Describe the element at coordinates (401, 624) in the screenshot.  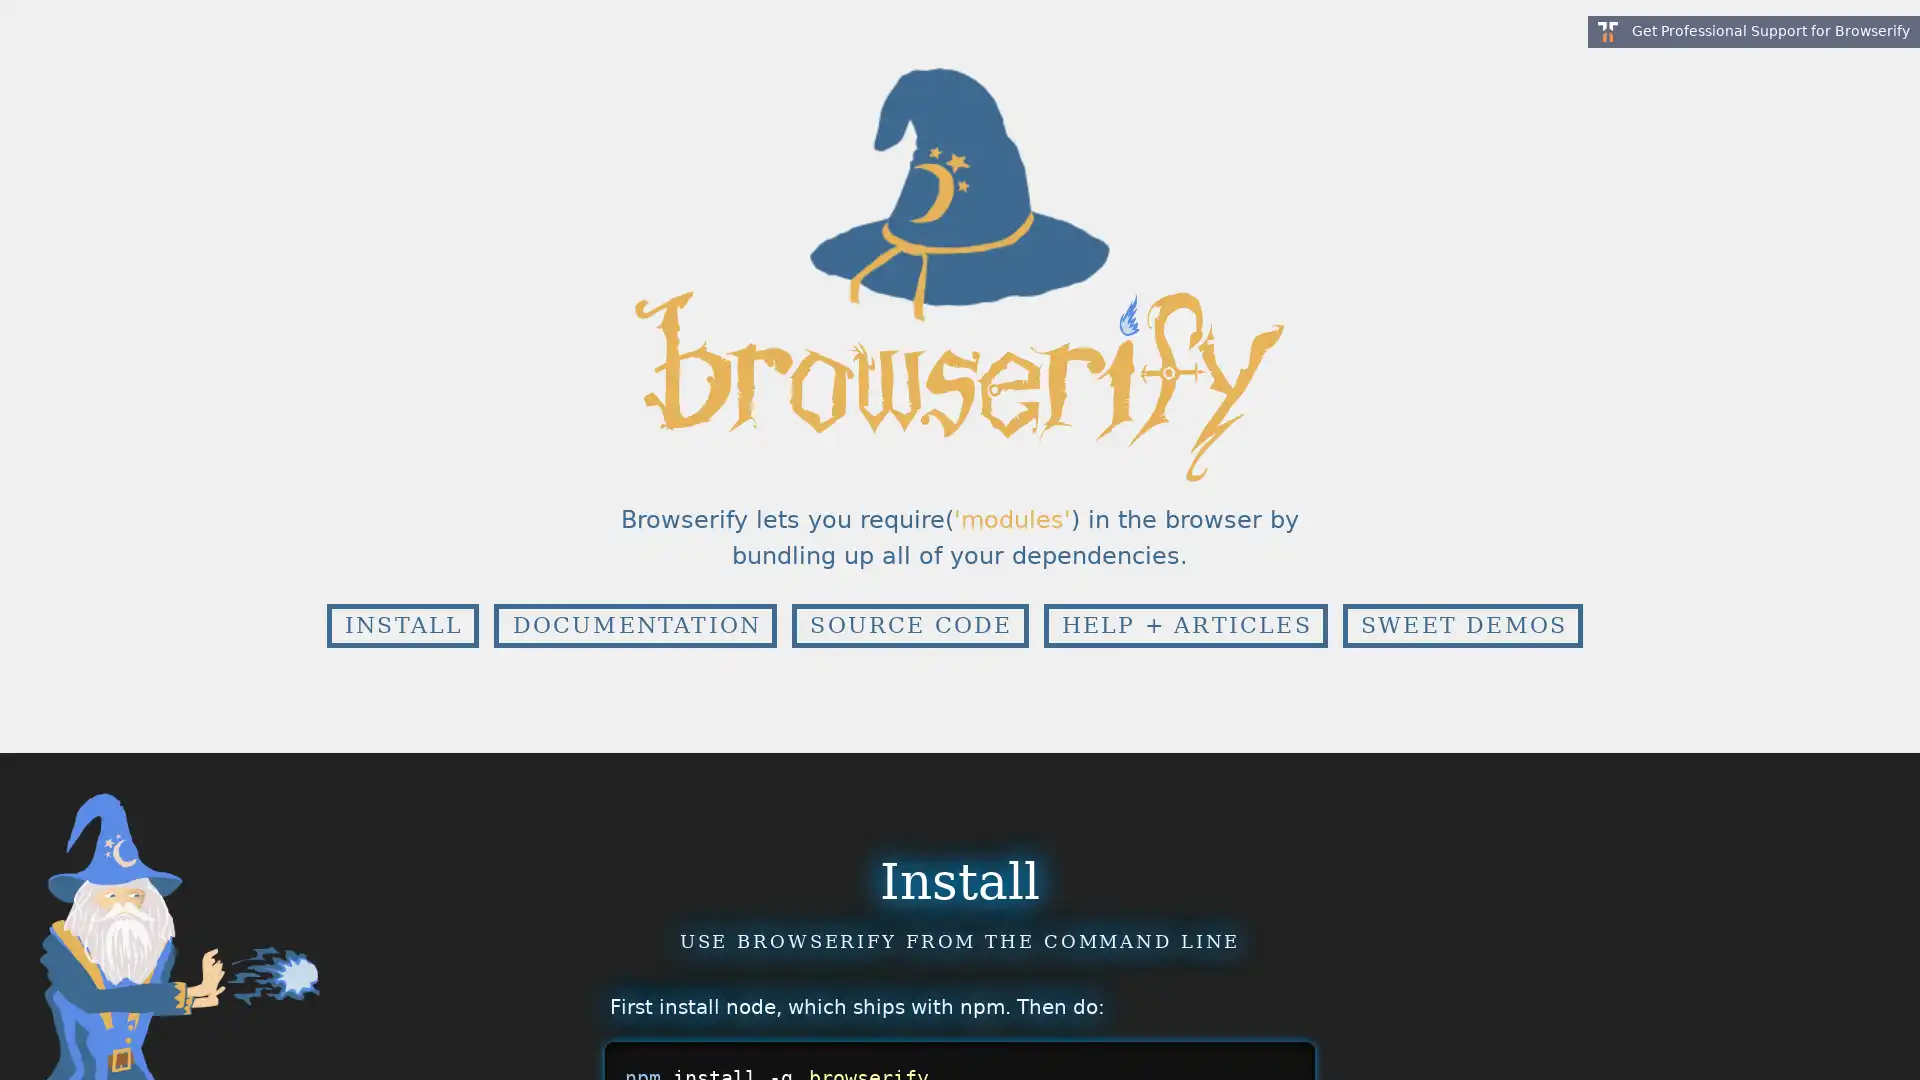
I see `INSTALL` at that location.